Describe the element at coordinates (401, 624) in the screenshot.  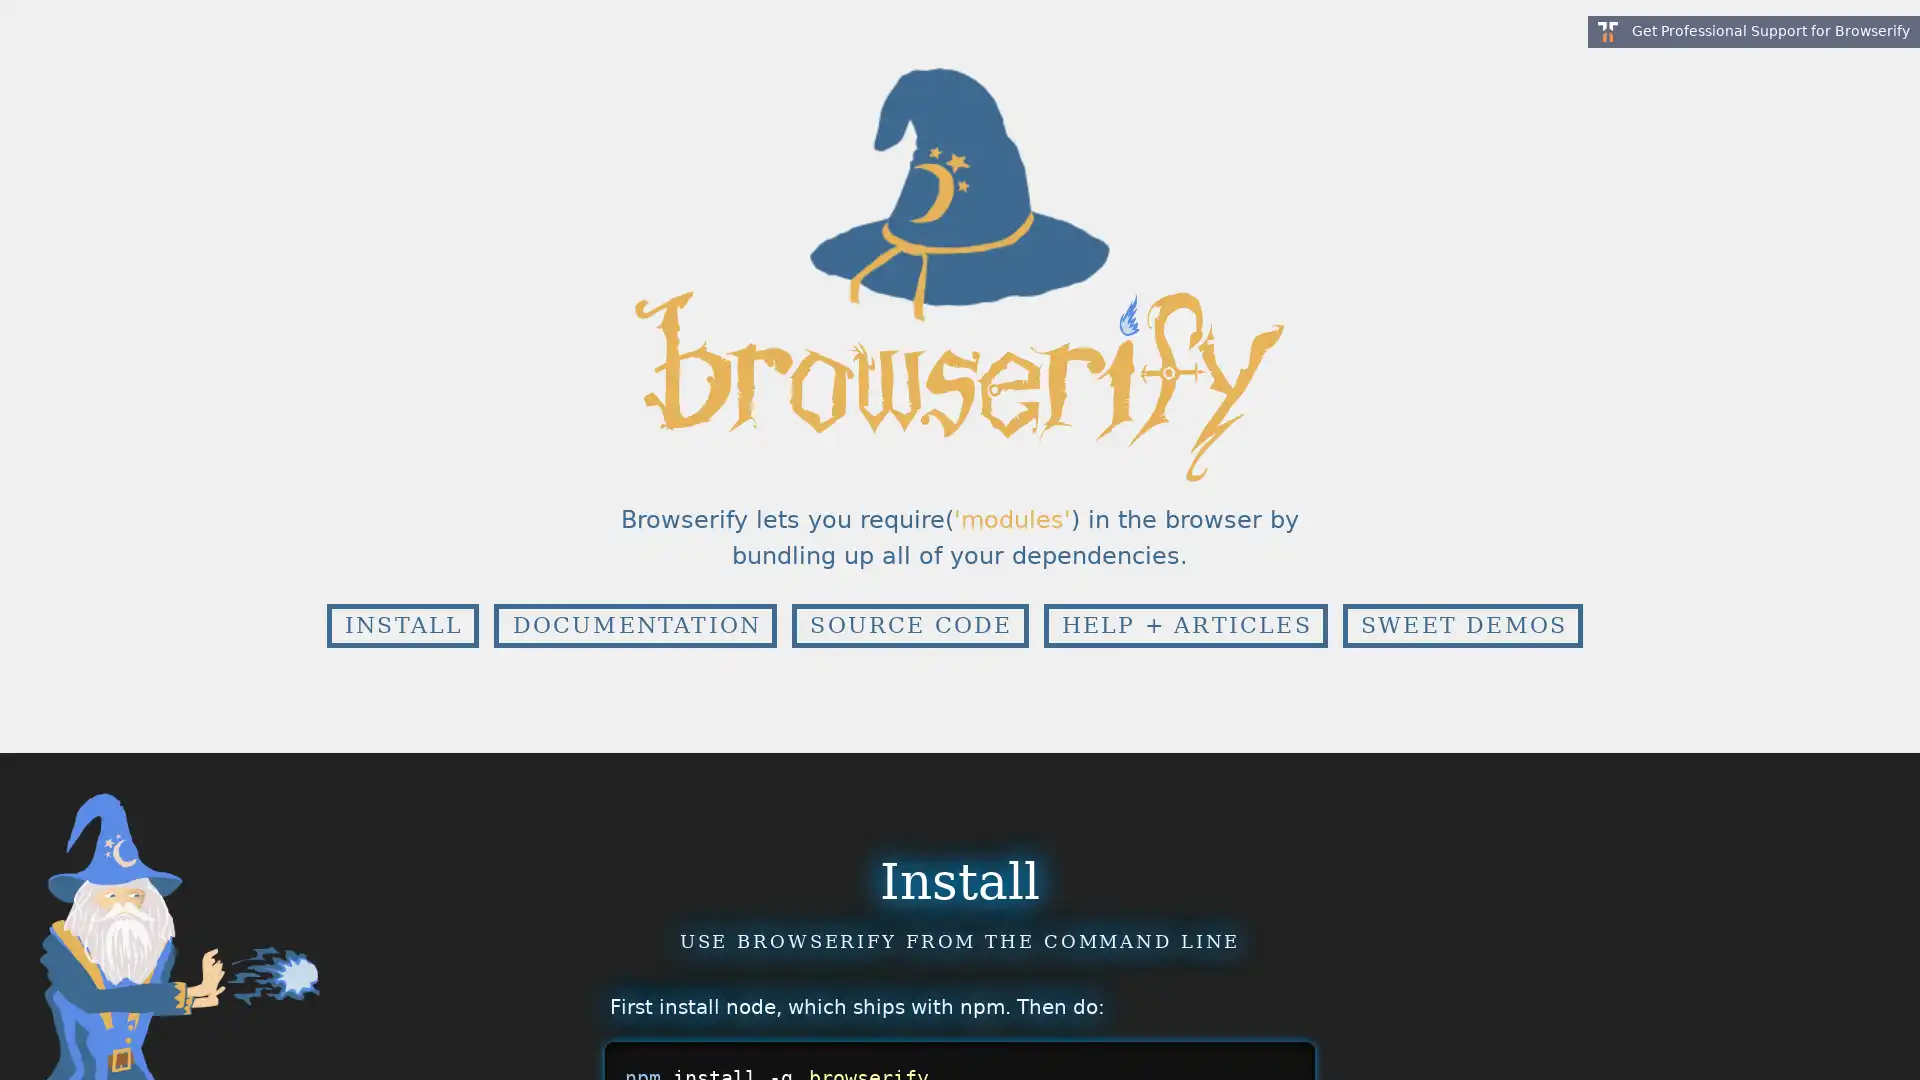
I see `INSTALL` at that location.